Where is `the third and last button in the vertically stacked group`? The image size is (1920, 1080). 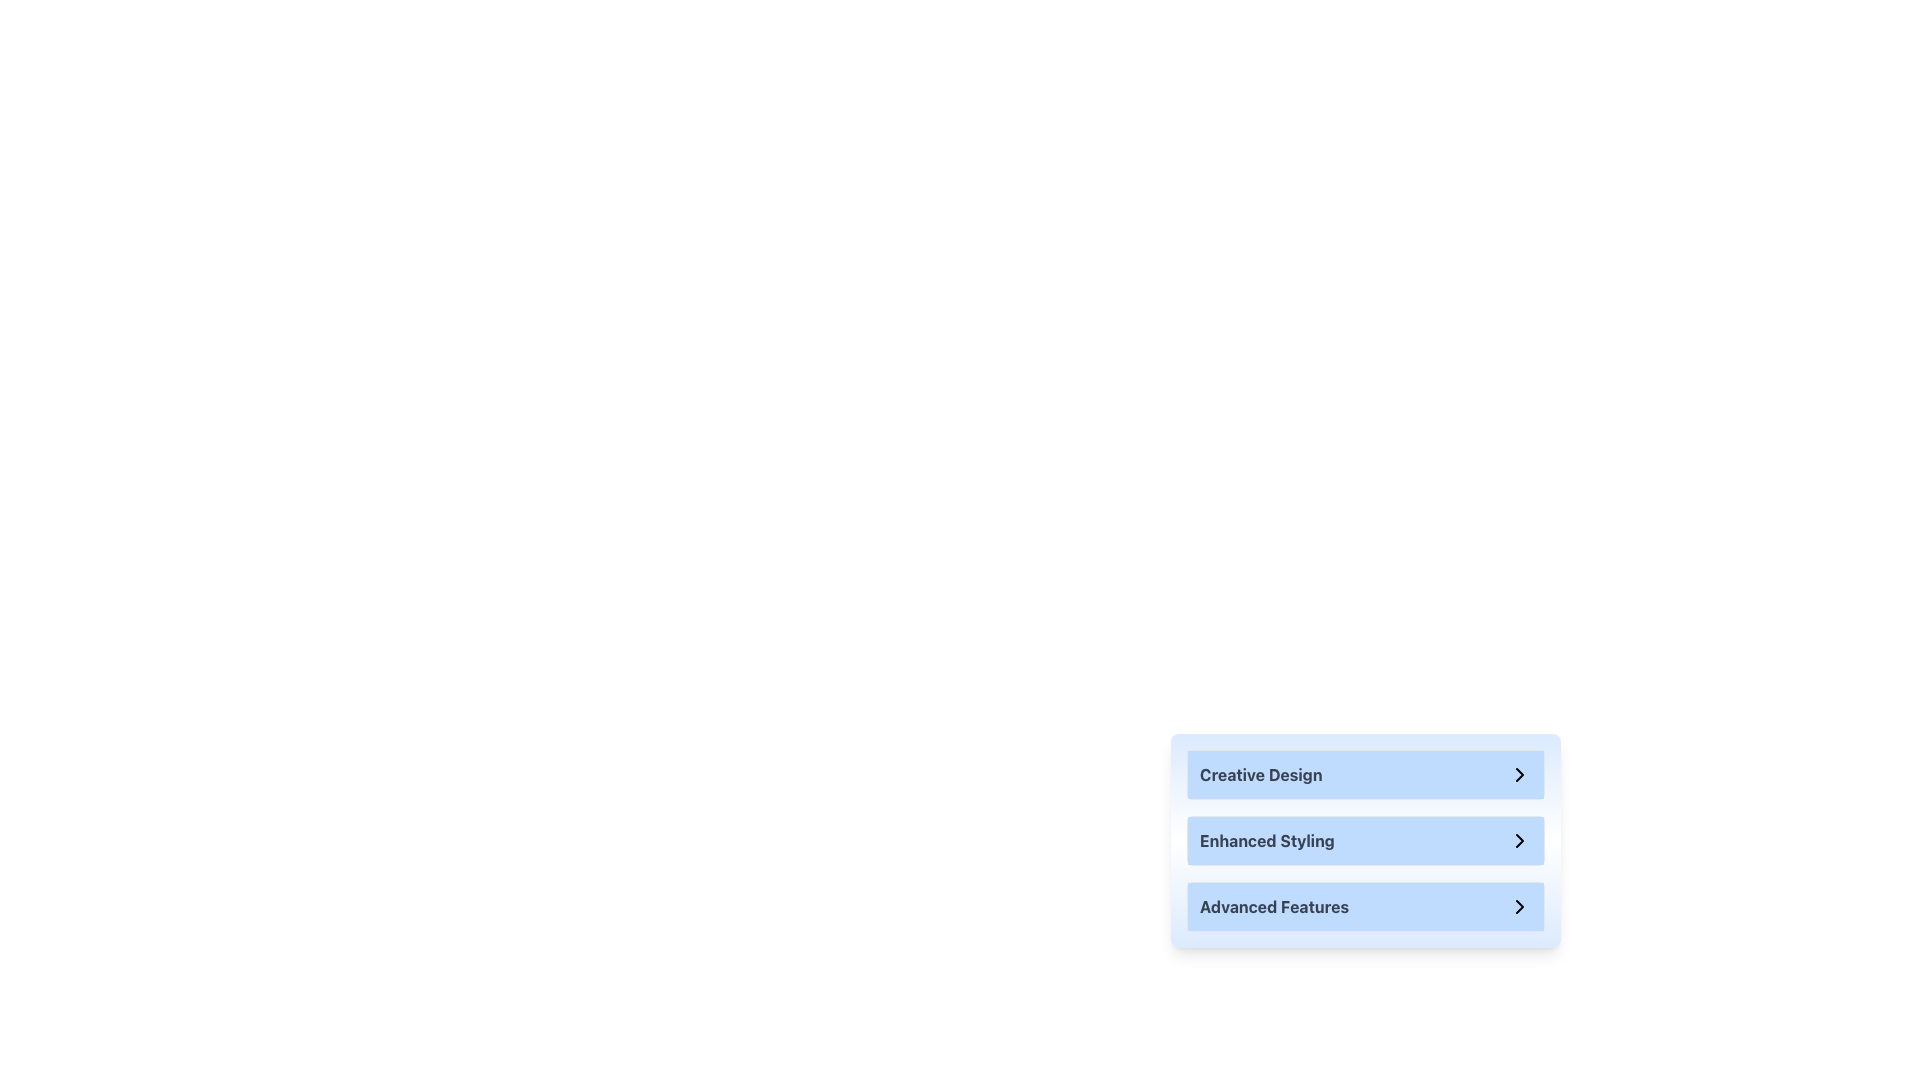
the third and last button in the vertically stacked group is located at coordinates (1365, 906).